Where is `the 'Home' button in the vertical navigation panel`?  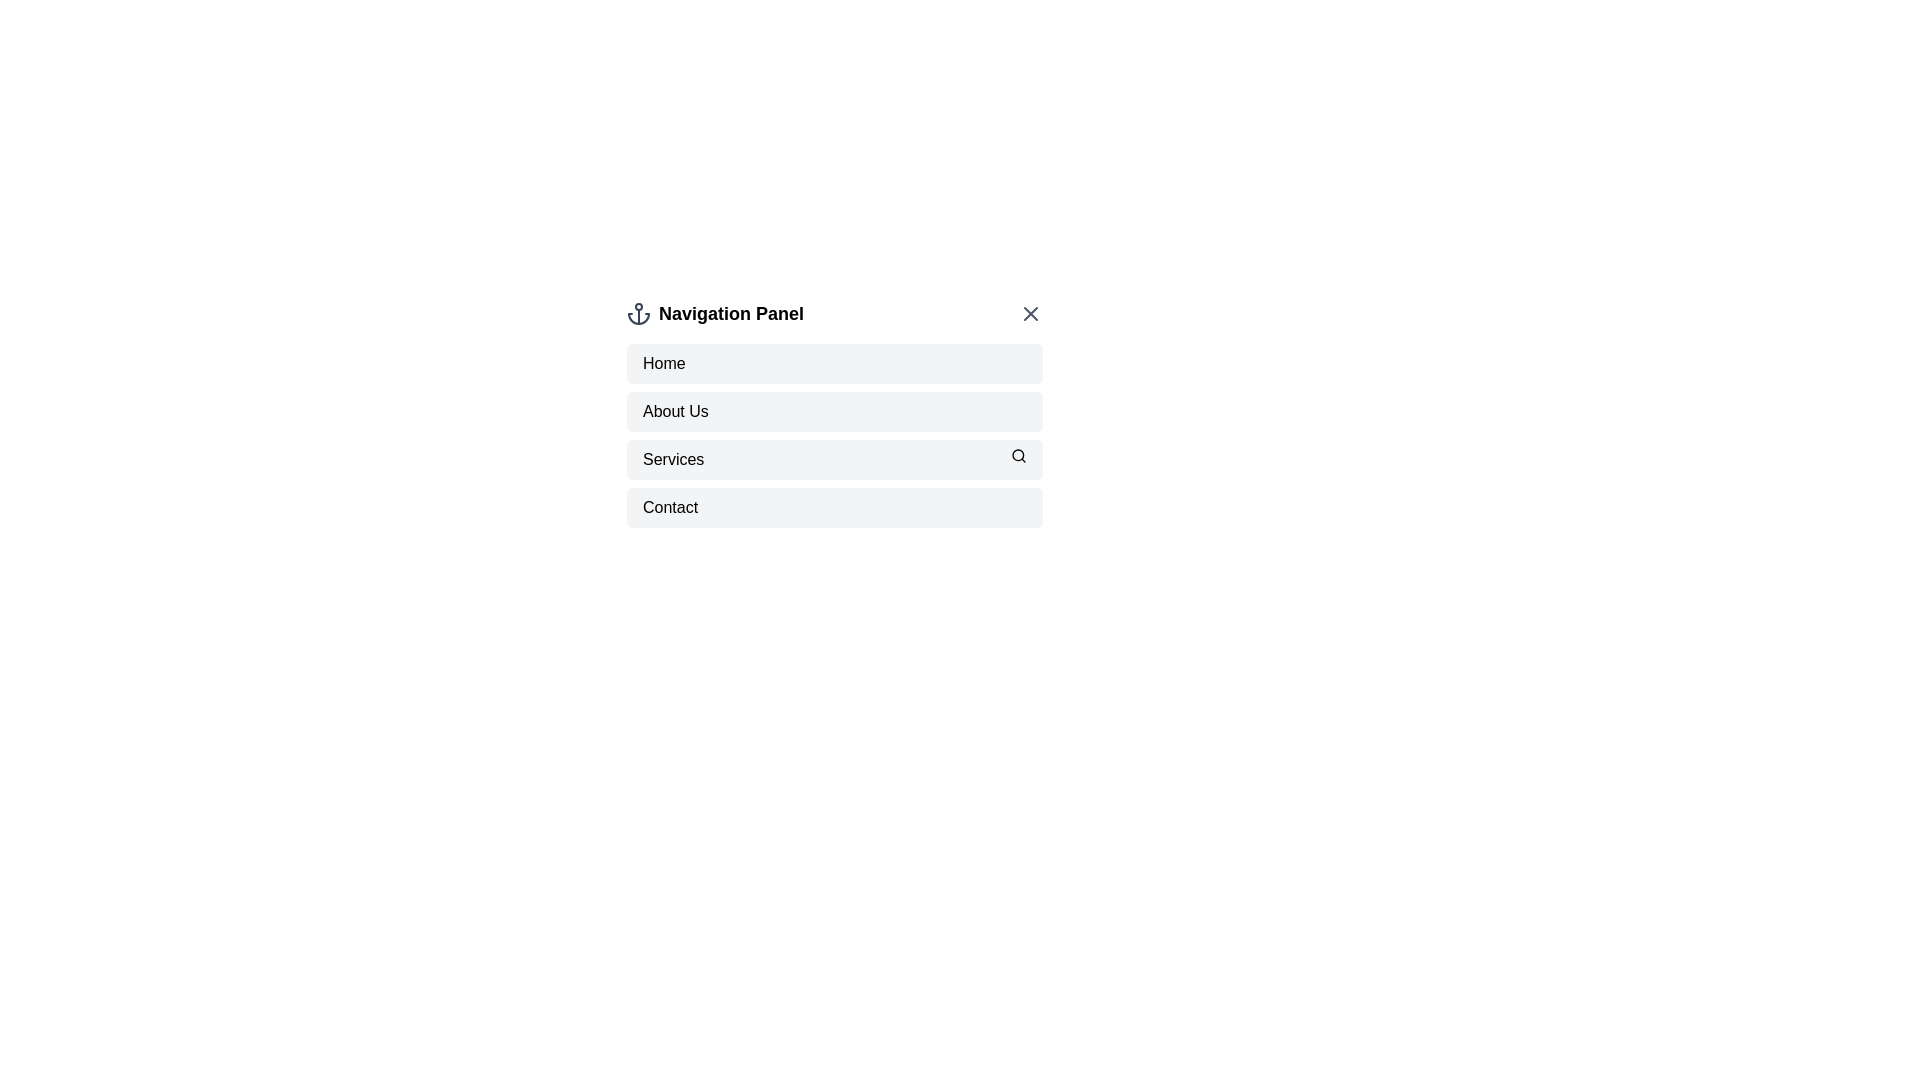
the 'Home' button in the vertical navigation panel is located at coordinates (835, 363).